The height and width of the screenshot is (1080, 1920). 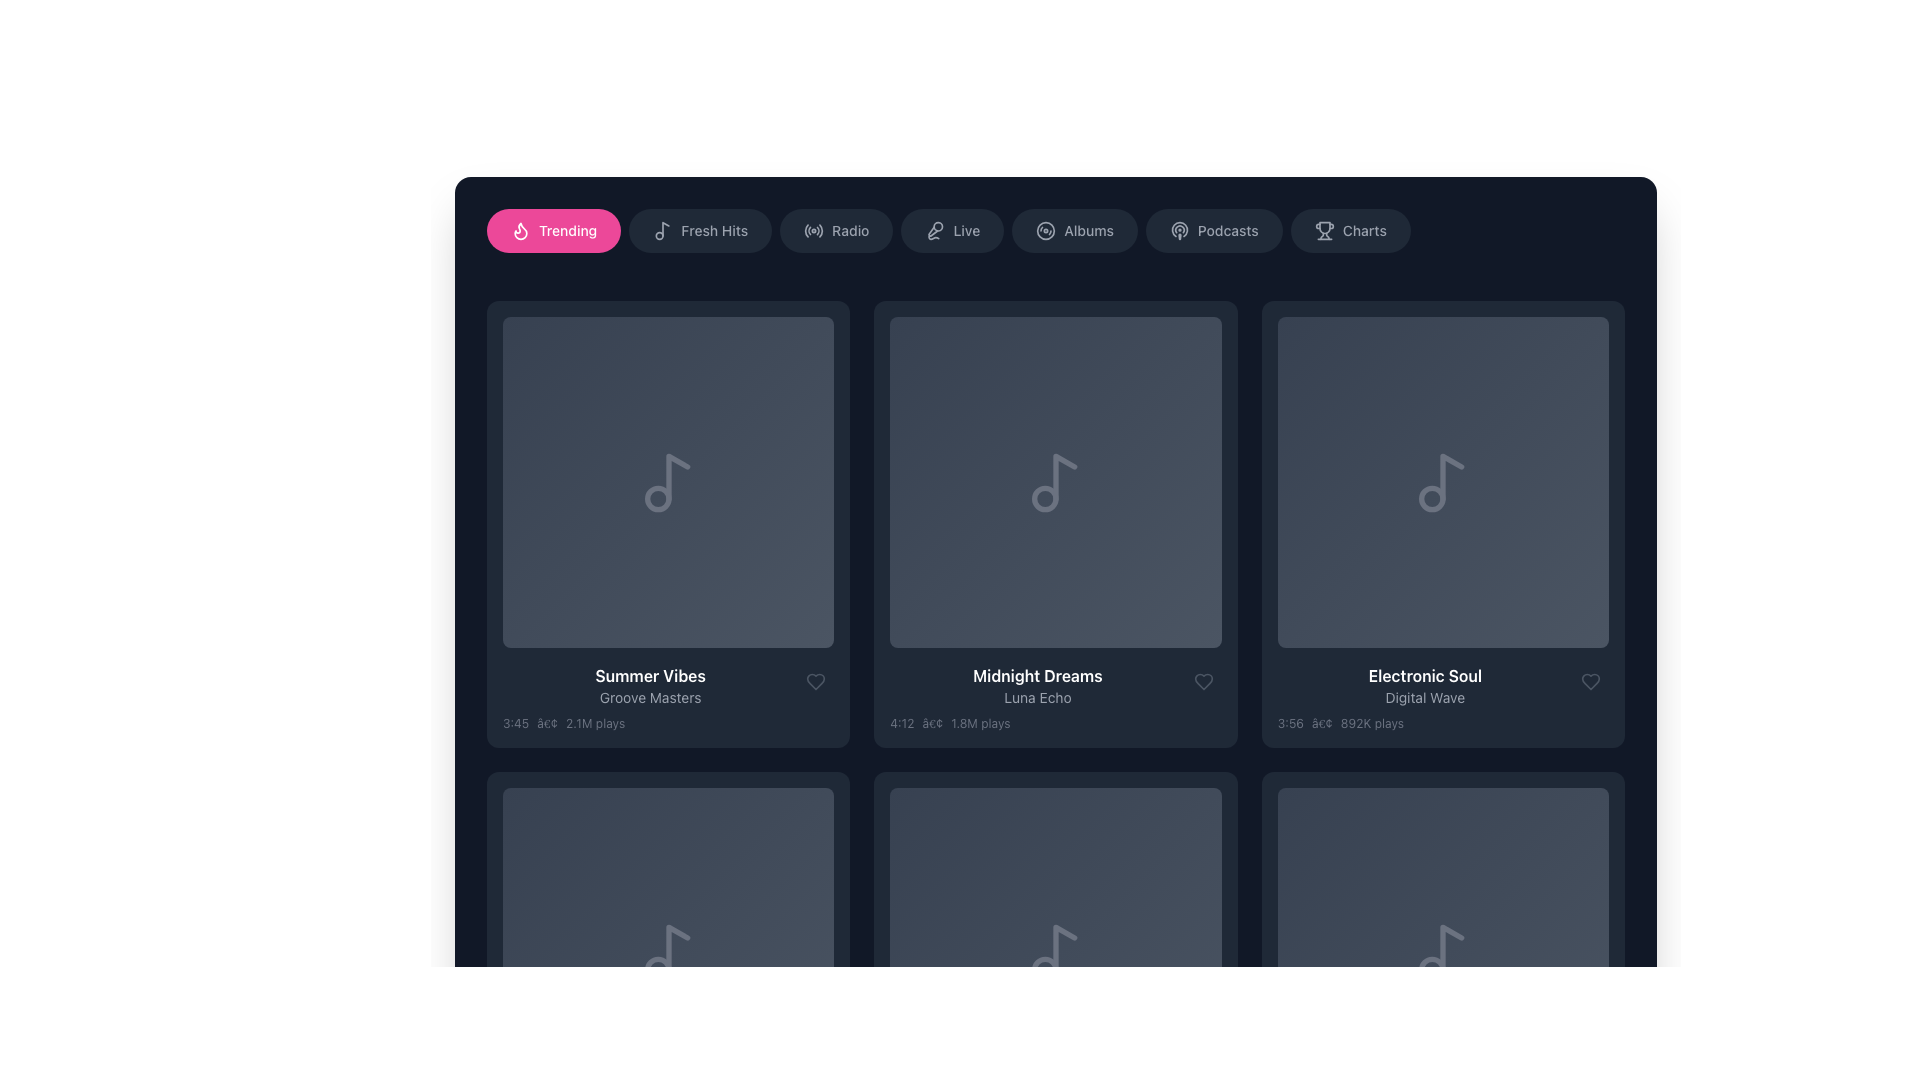 What do you see at coordinates (547, 724) in the screenshot?
I see `the textual separator symbol, which is a small gray bullet point located between the duration text ('3:45') and the play count text ('2.1M plays')` at bounding box center [547, 724].